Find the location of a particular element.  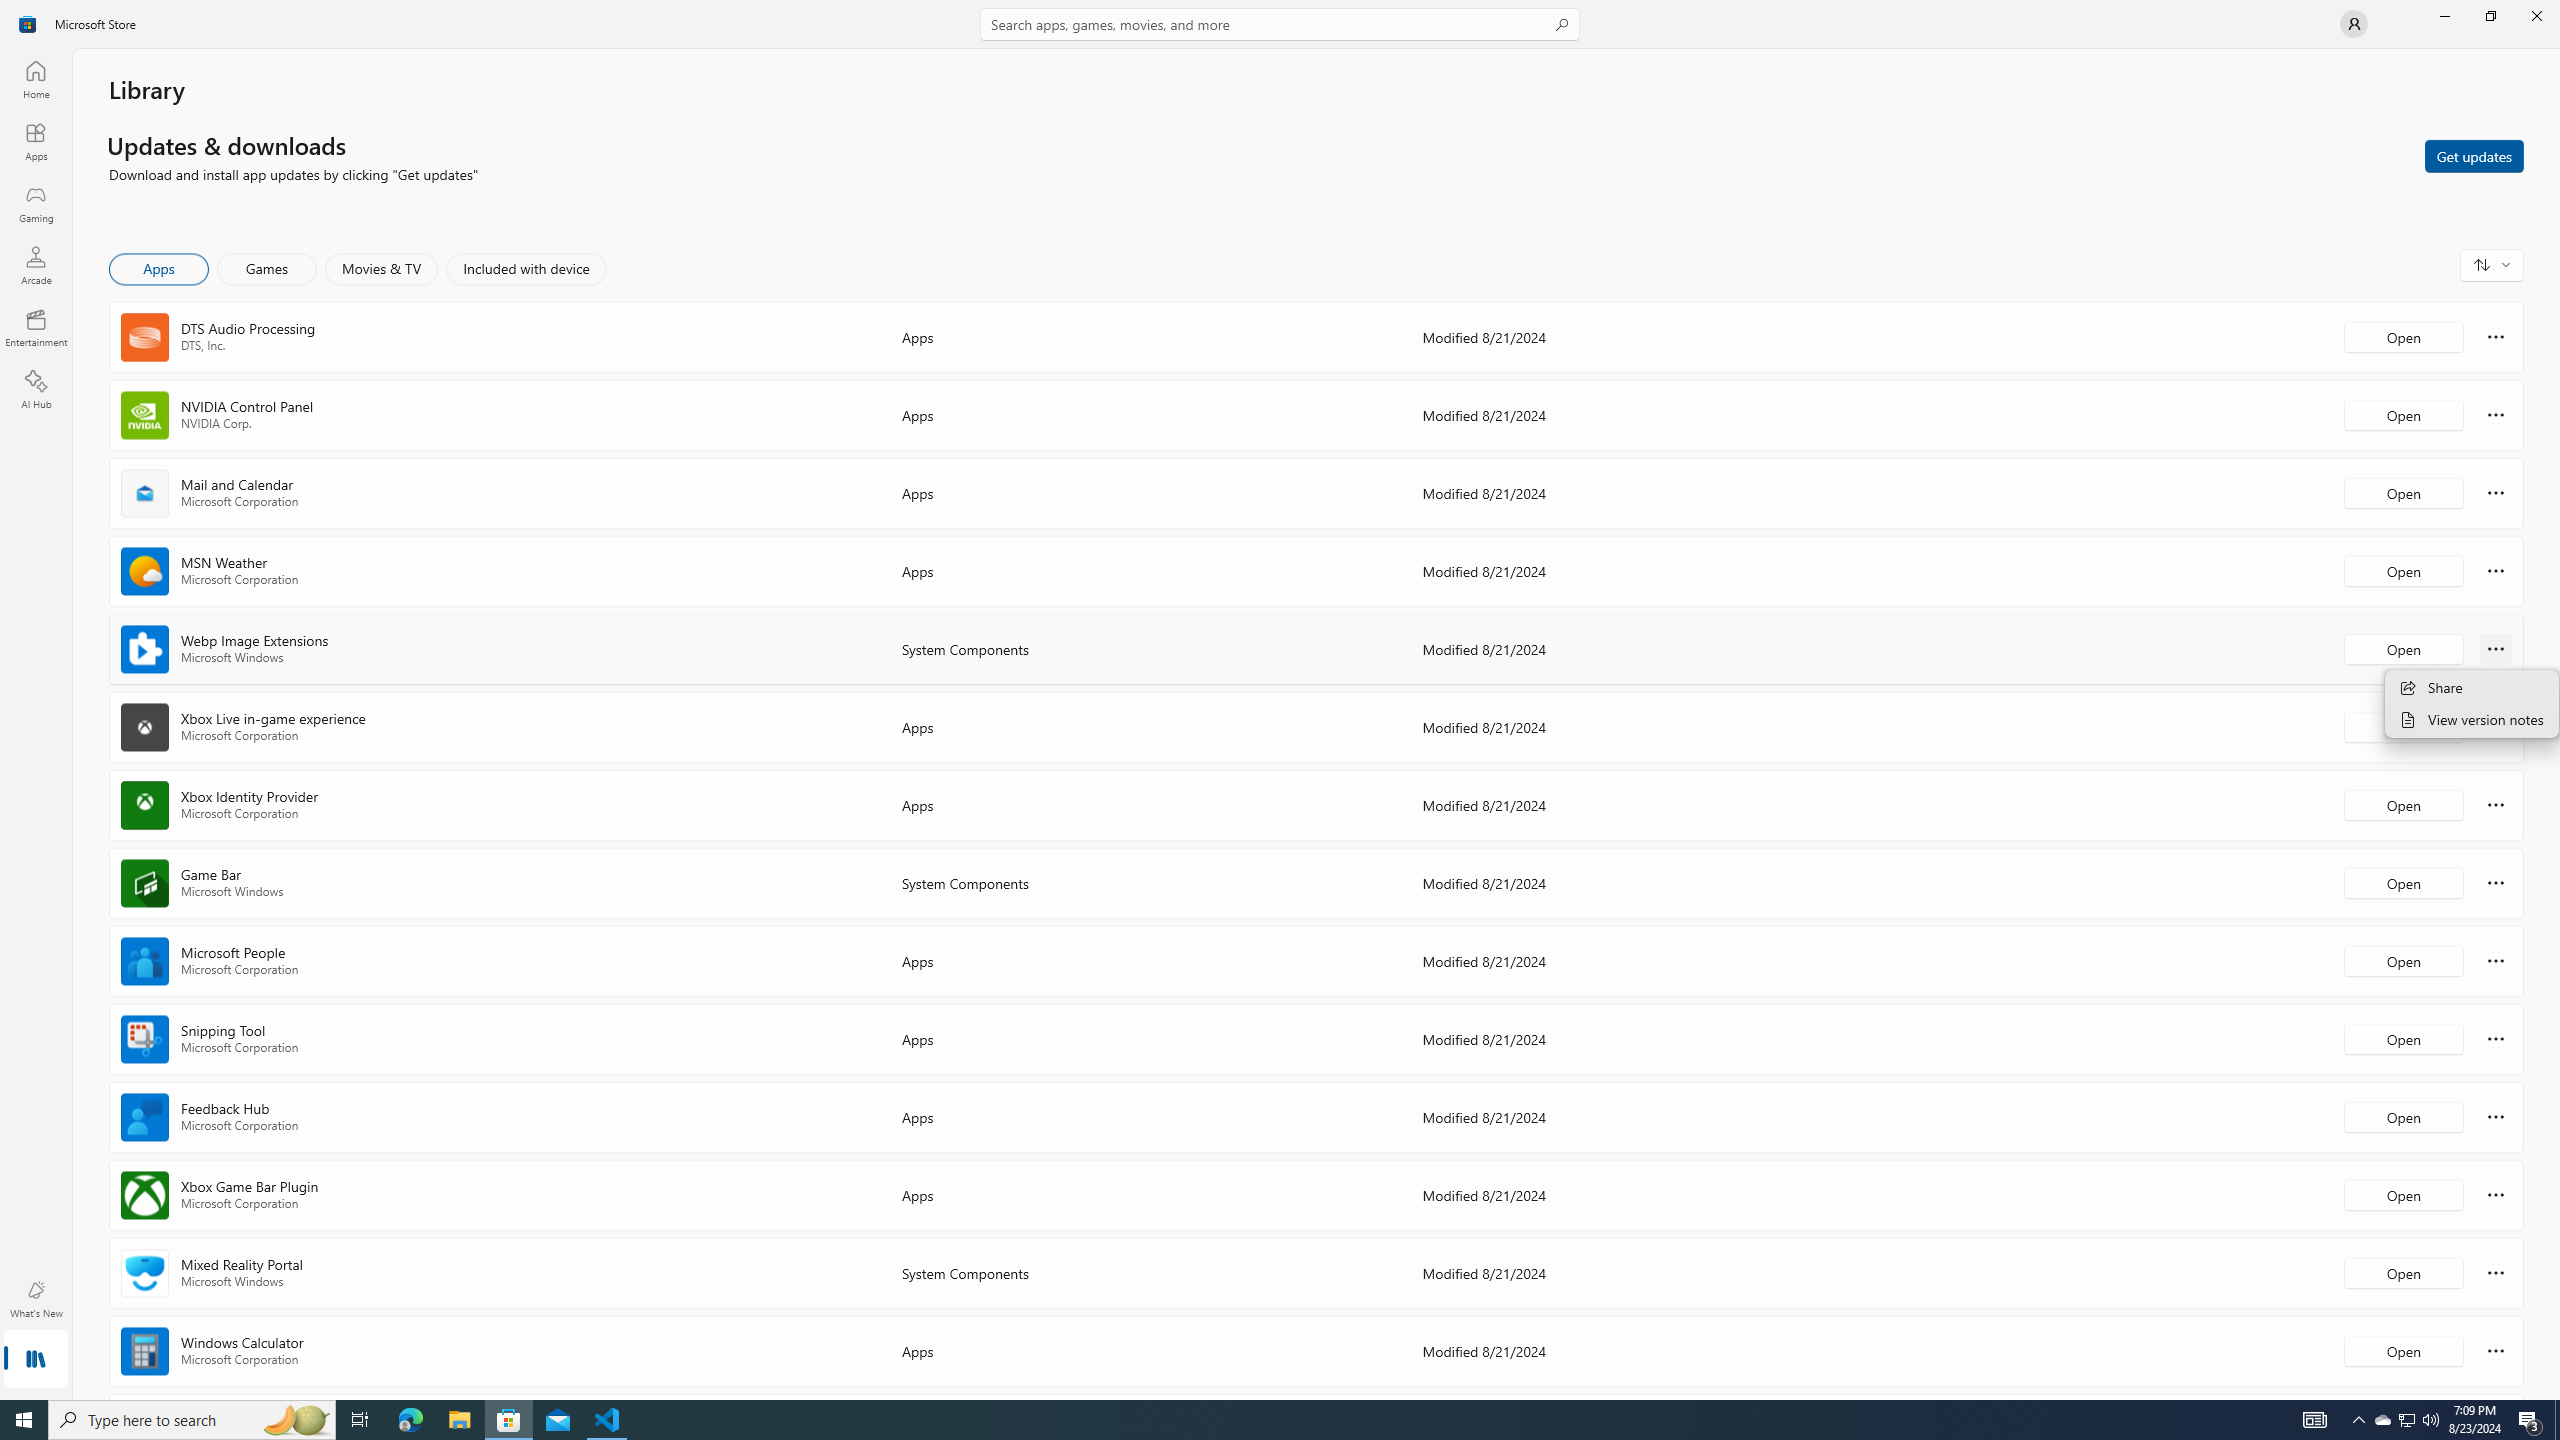

'Movies & TV' is located at coordinates (380, 268).